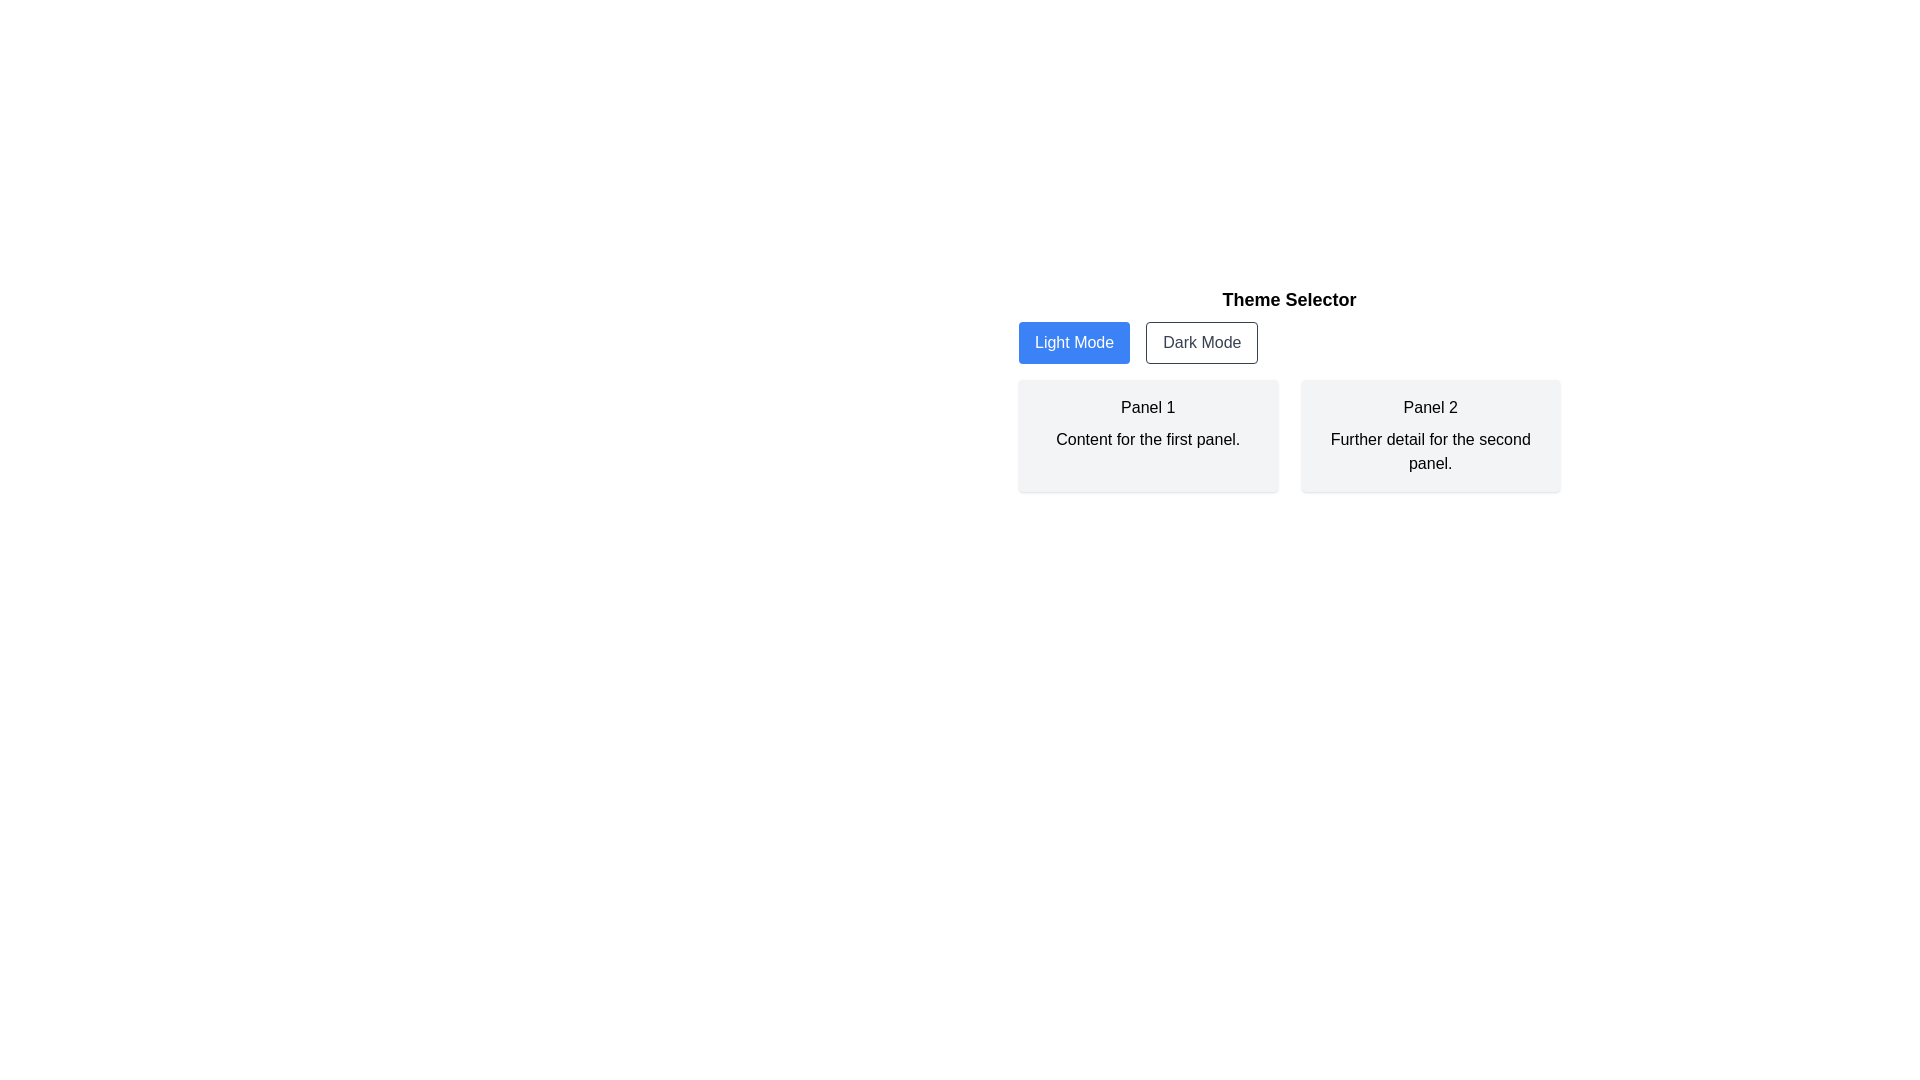  I want to click on the panel labeled 'Panel 1', so click(1148, 434).